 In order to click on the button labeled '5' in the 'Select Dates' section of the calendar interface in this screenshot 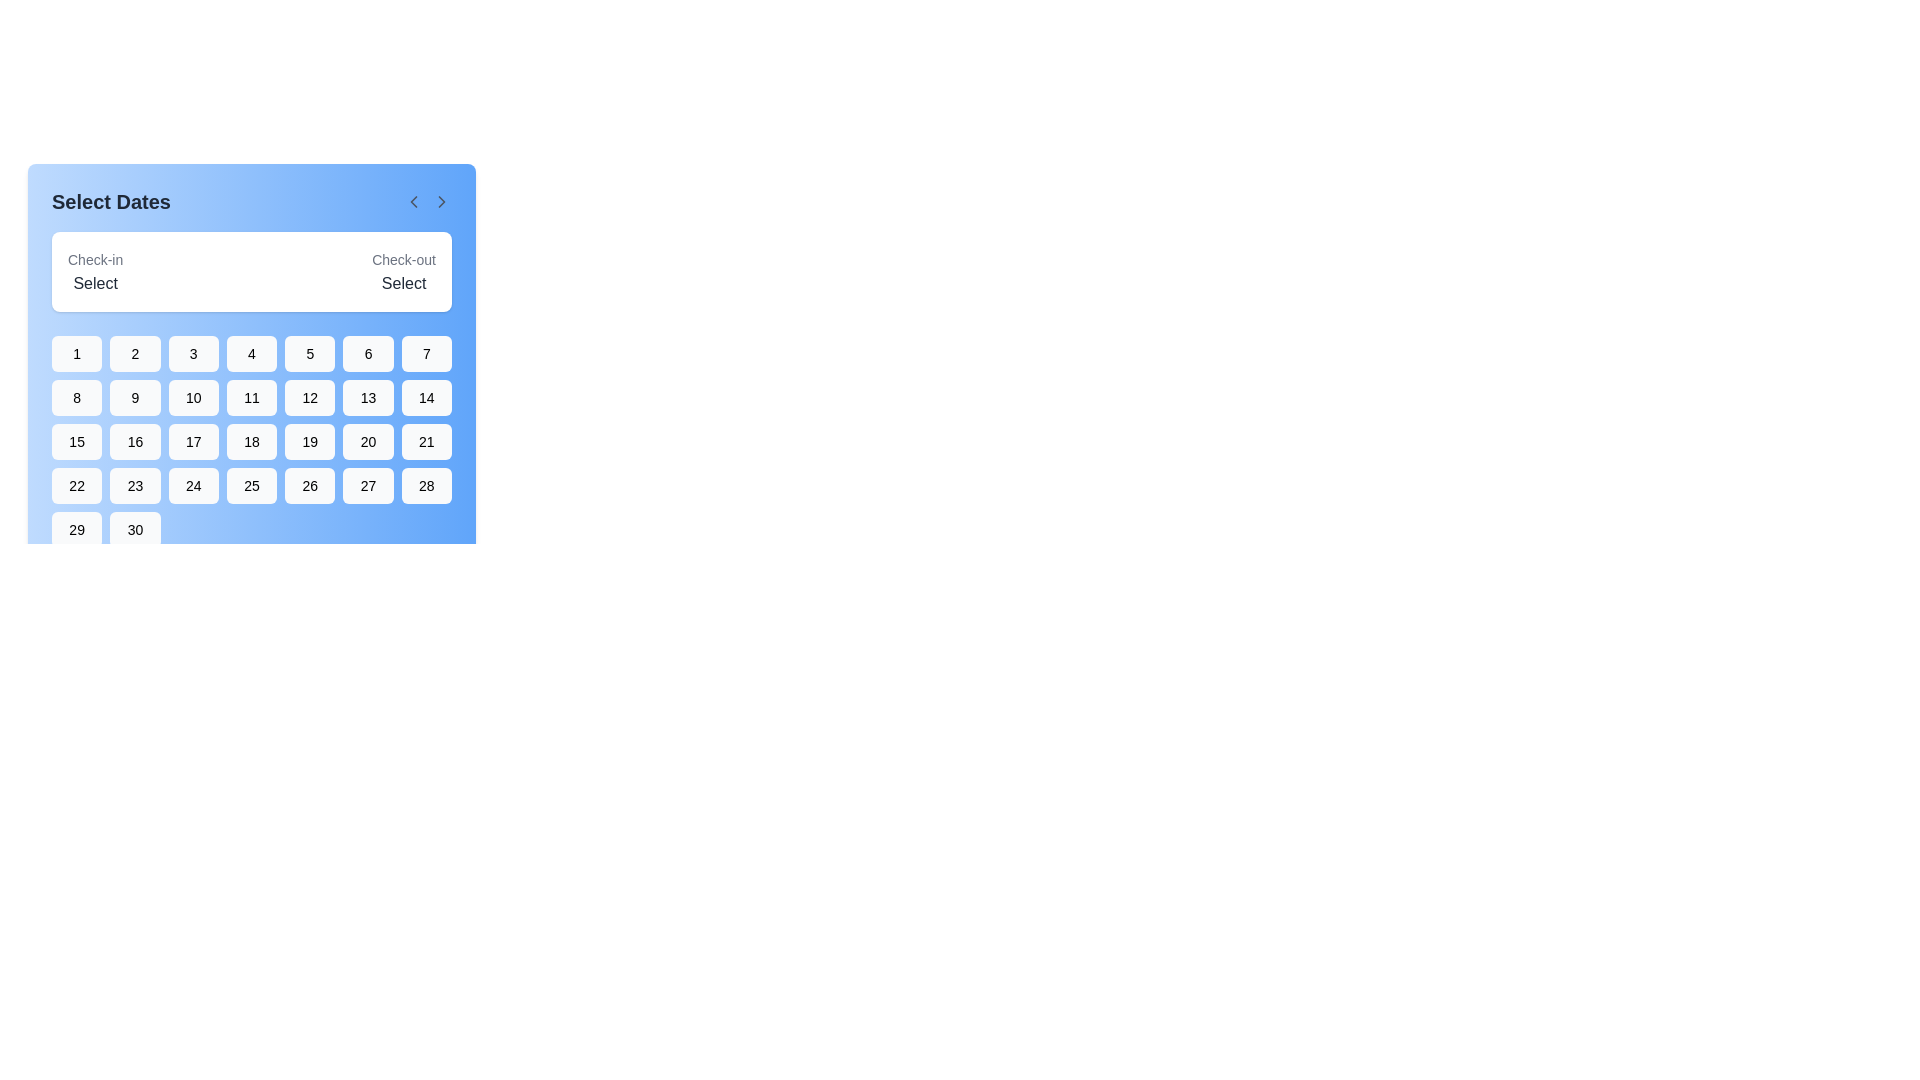, I will do `click(309, 353)`.